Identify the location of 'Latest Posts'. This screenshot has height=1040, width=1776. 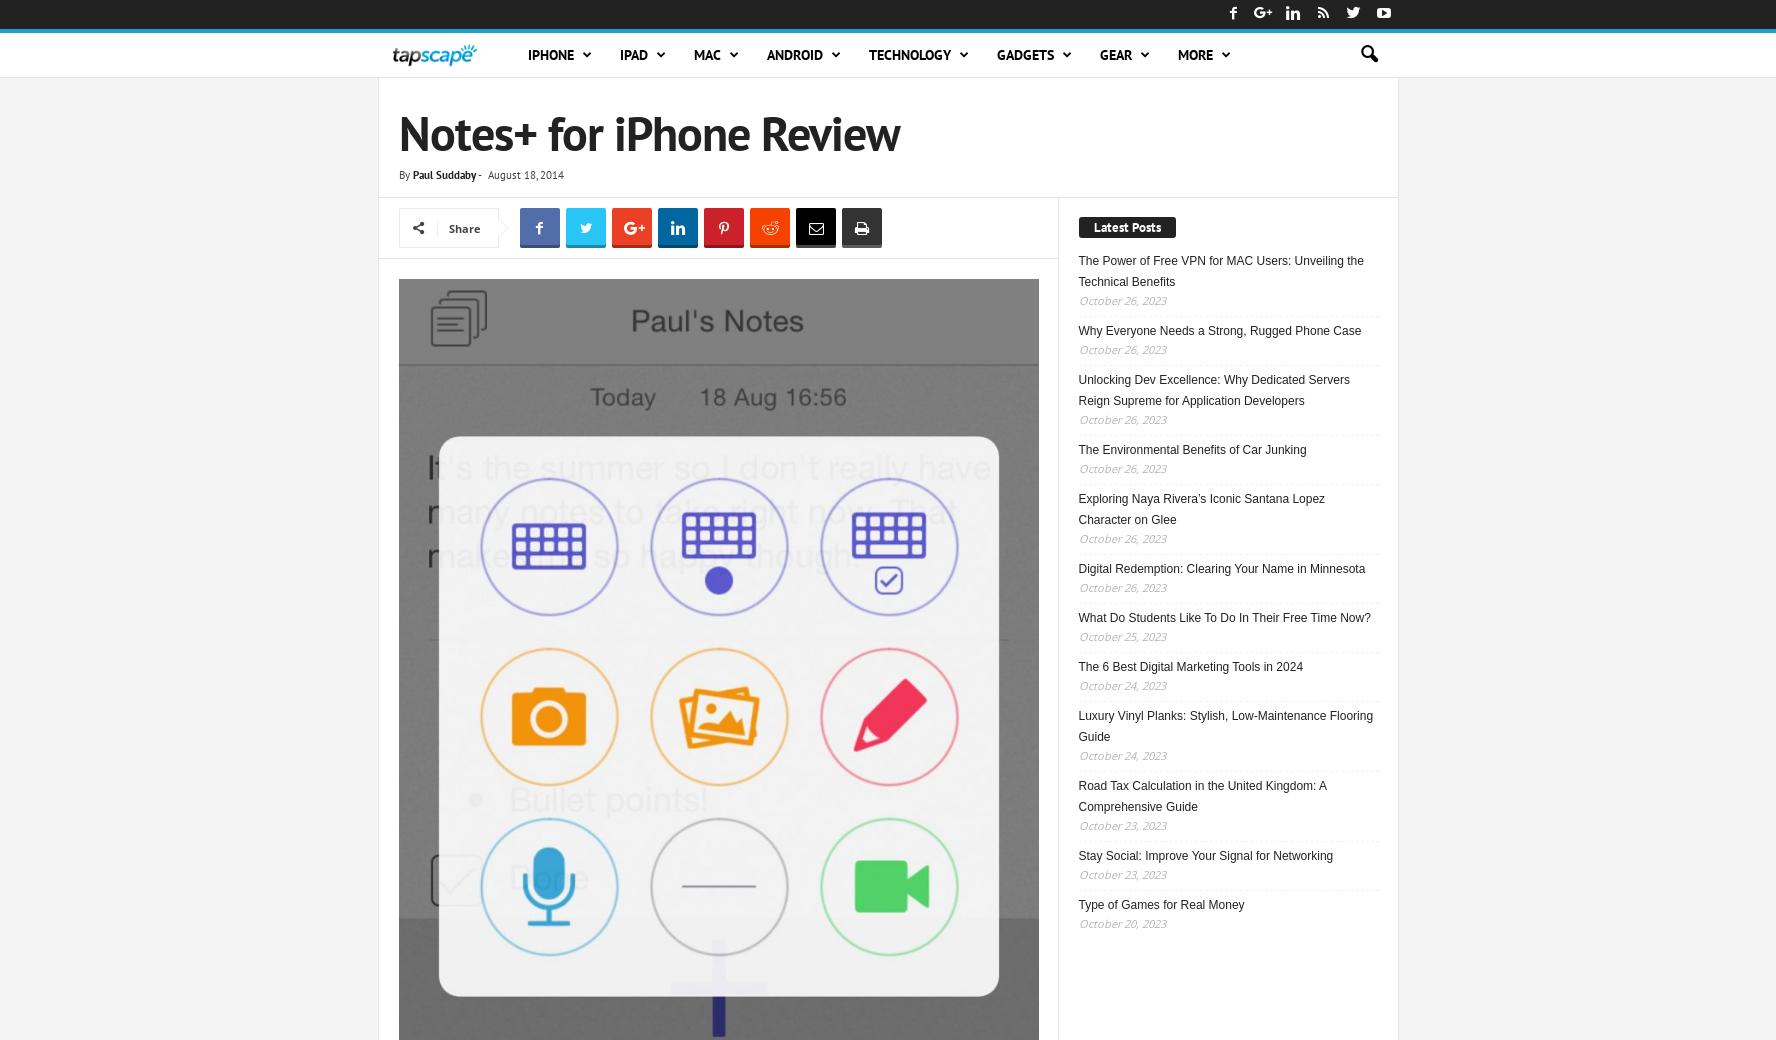
(1126, 226).